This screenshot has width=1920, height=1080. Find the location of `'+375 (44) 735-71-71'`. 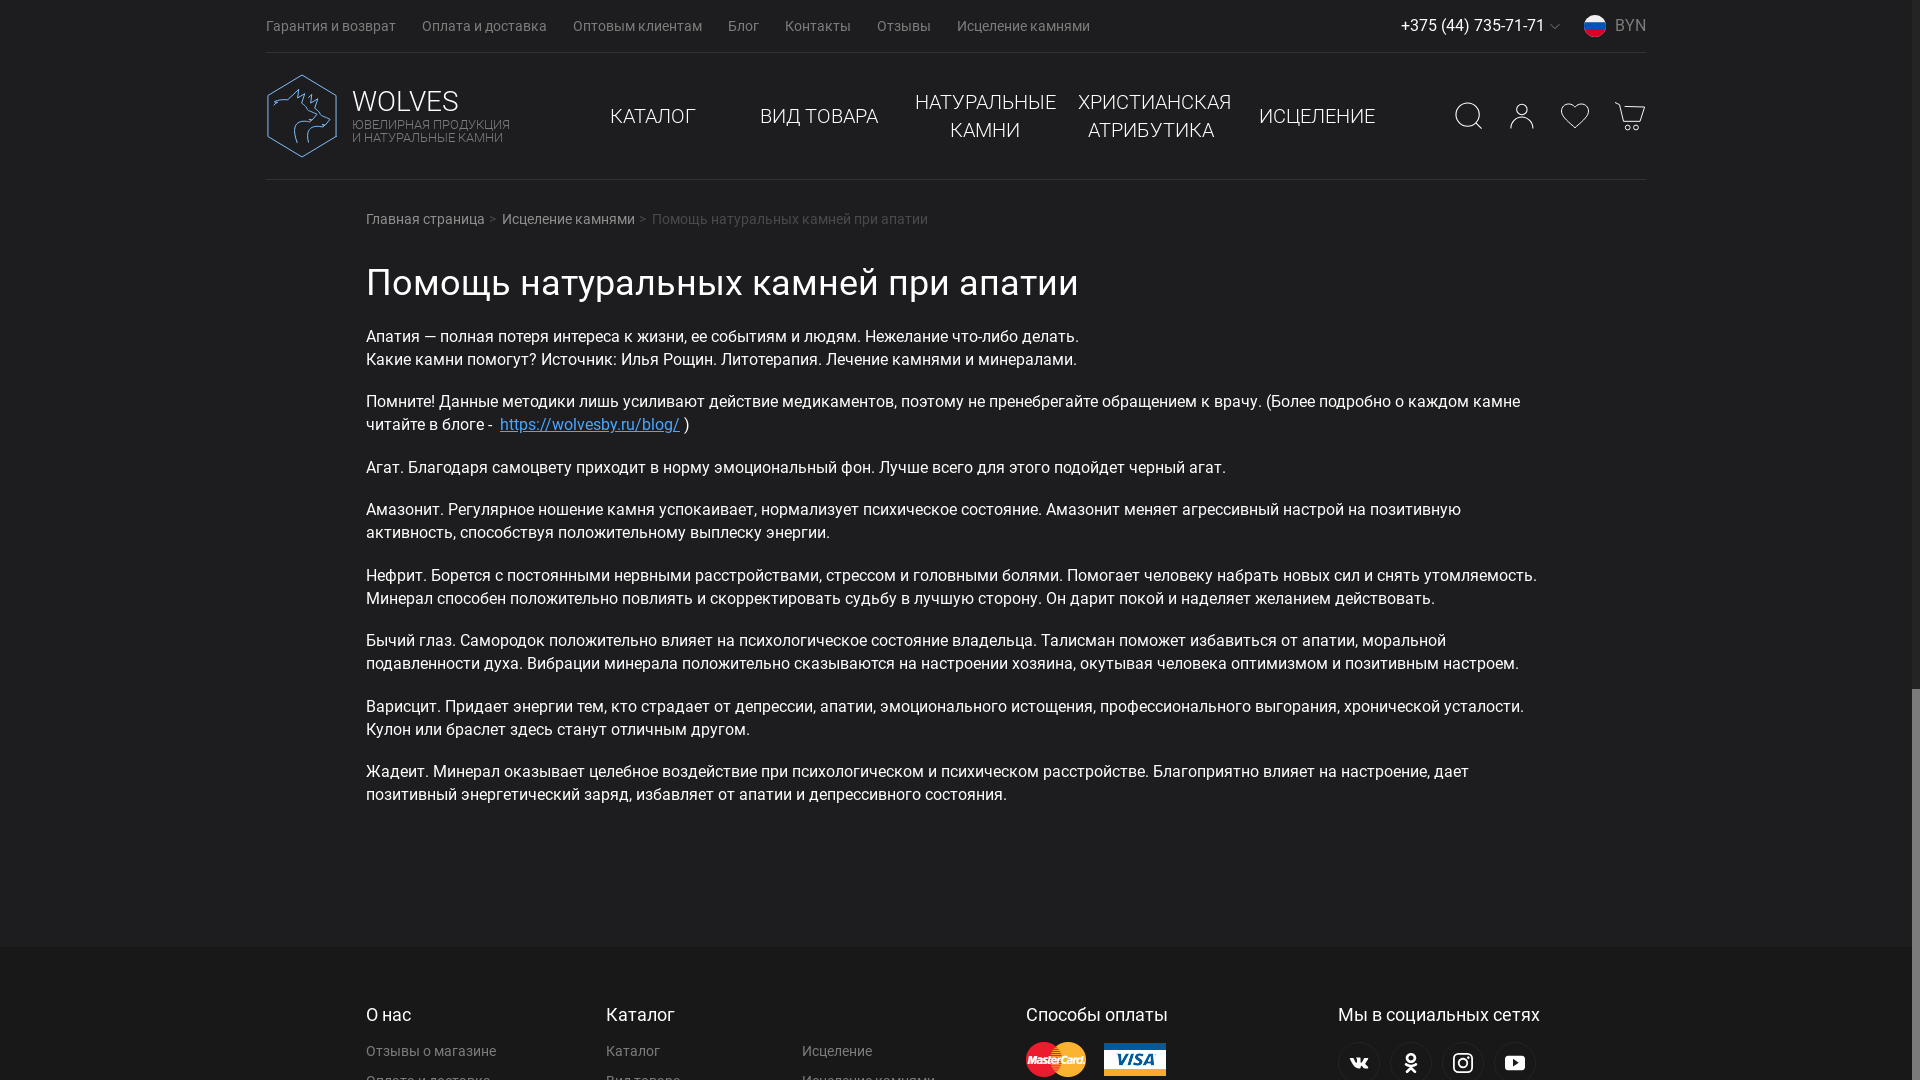

'+375 (44) 735-71-71' is located at coordinates (1473, 25).